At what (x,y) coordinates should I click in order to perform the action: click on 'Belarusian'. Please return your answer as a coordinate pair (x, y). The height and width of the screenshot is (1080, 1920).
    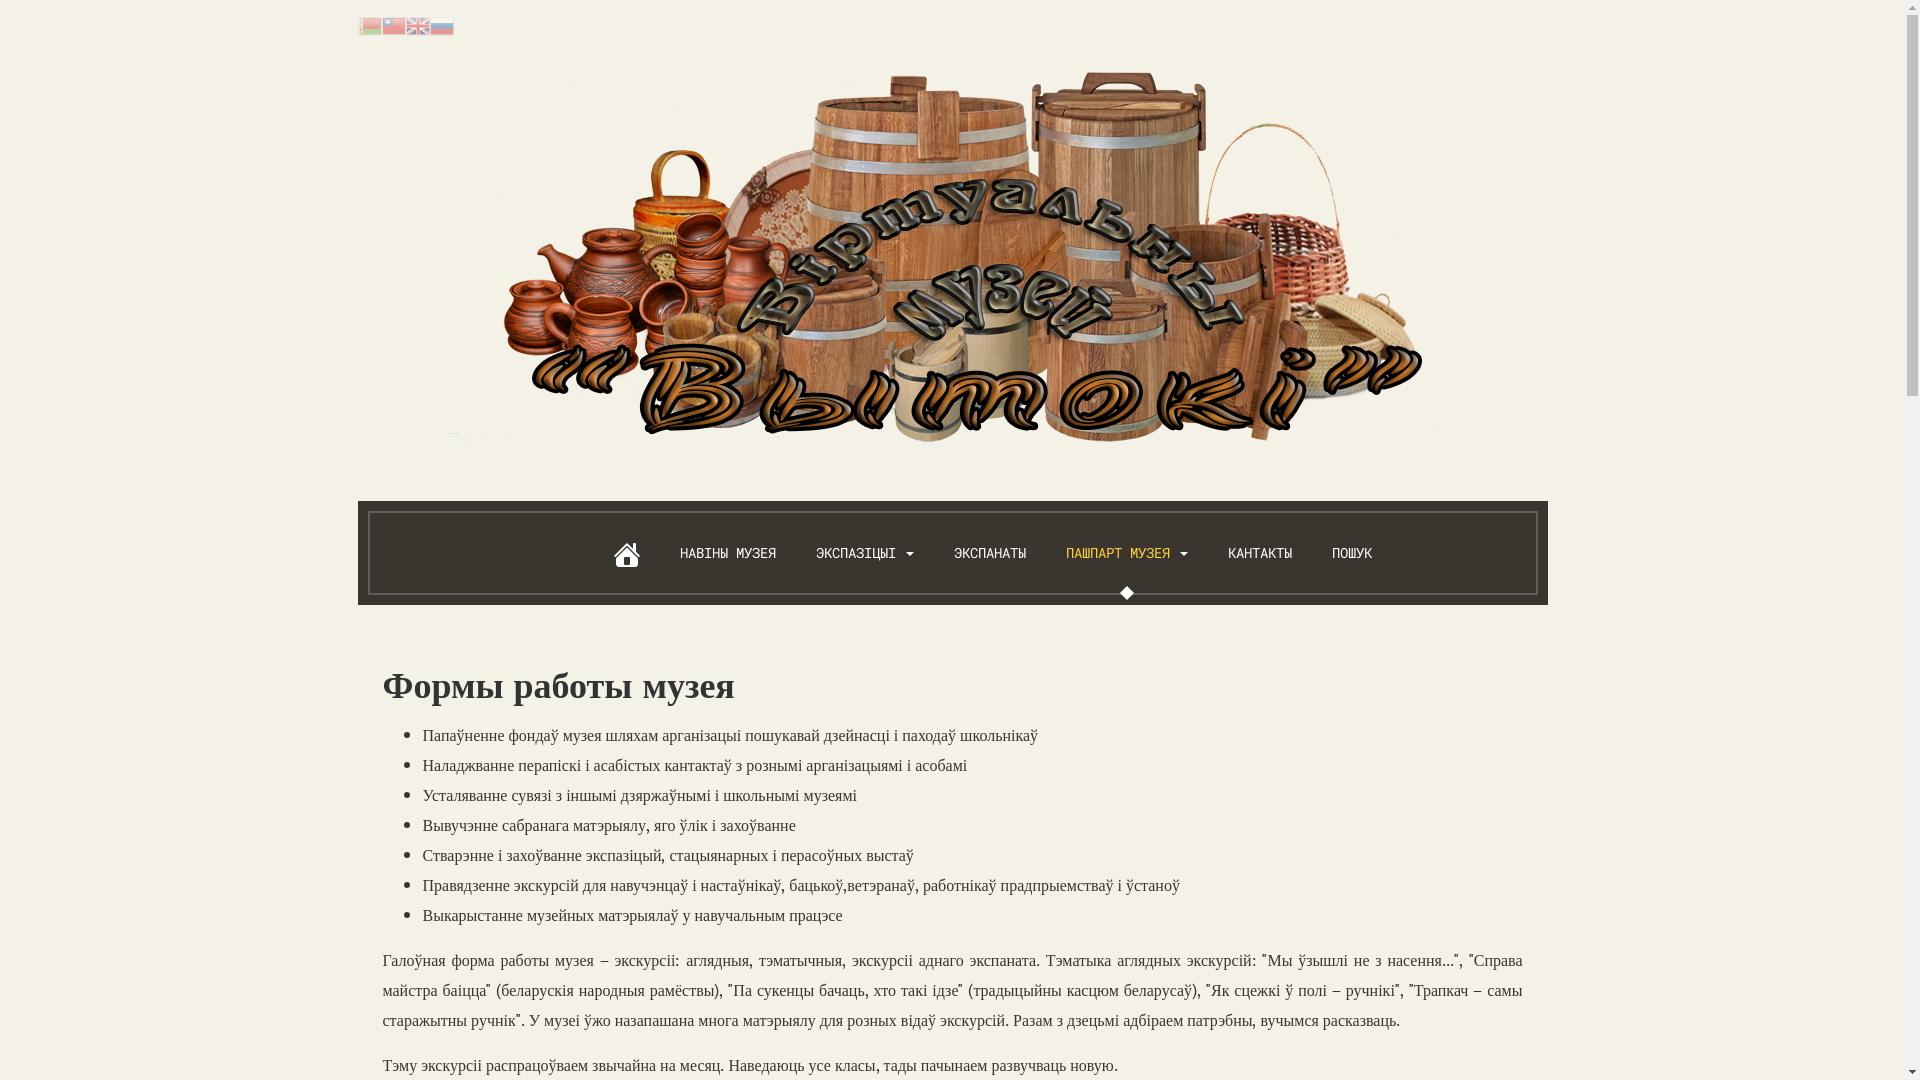
    Looking at the image, I should click on (369, 24).